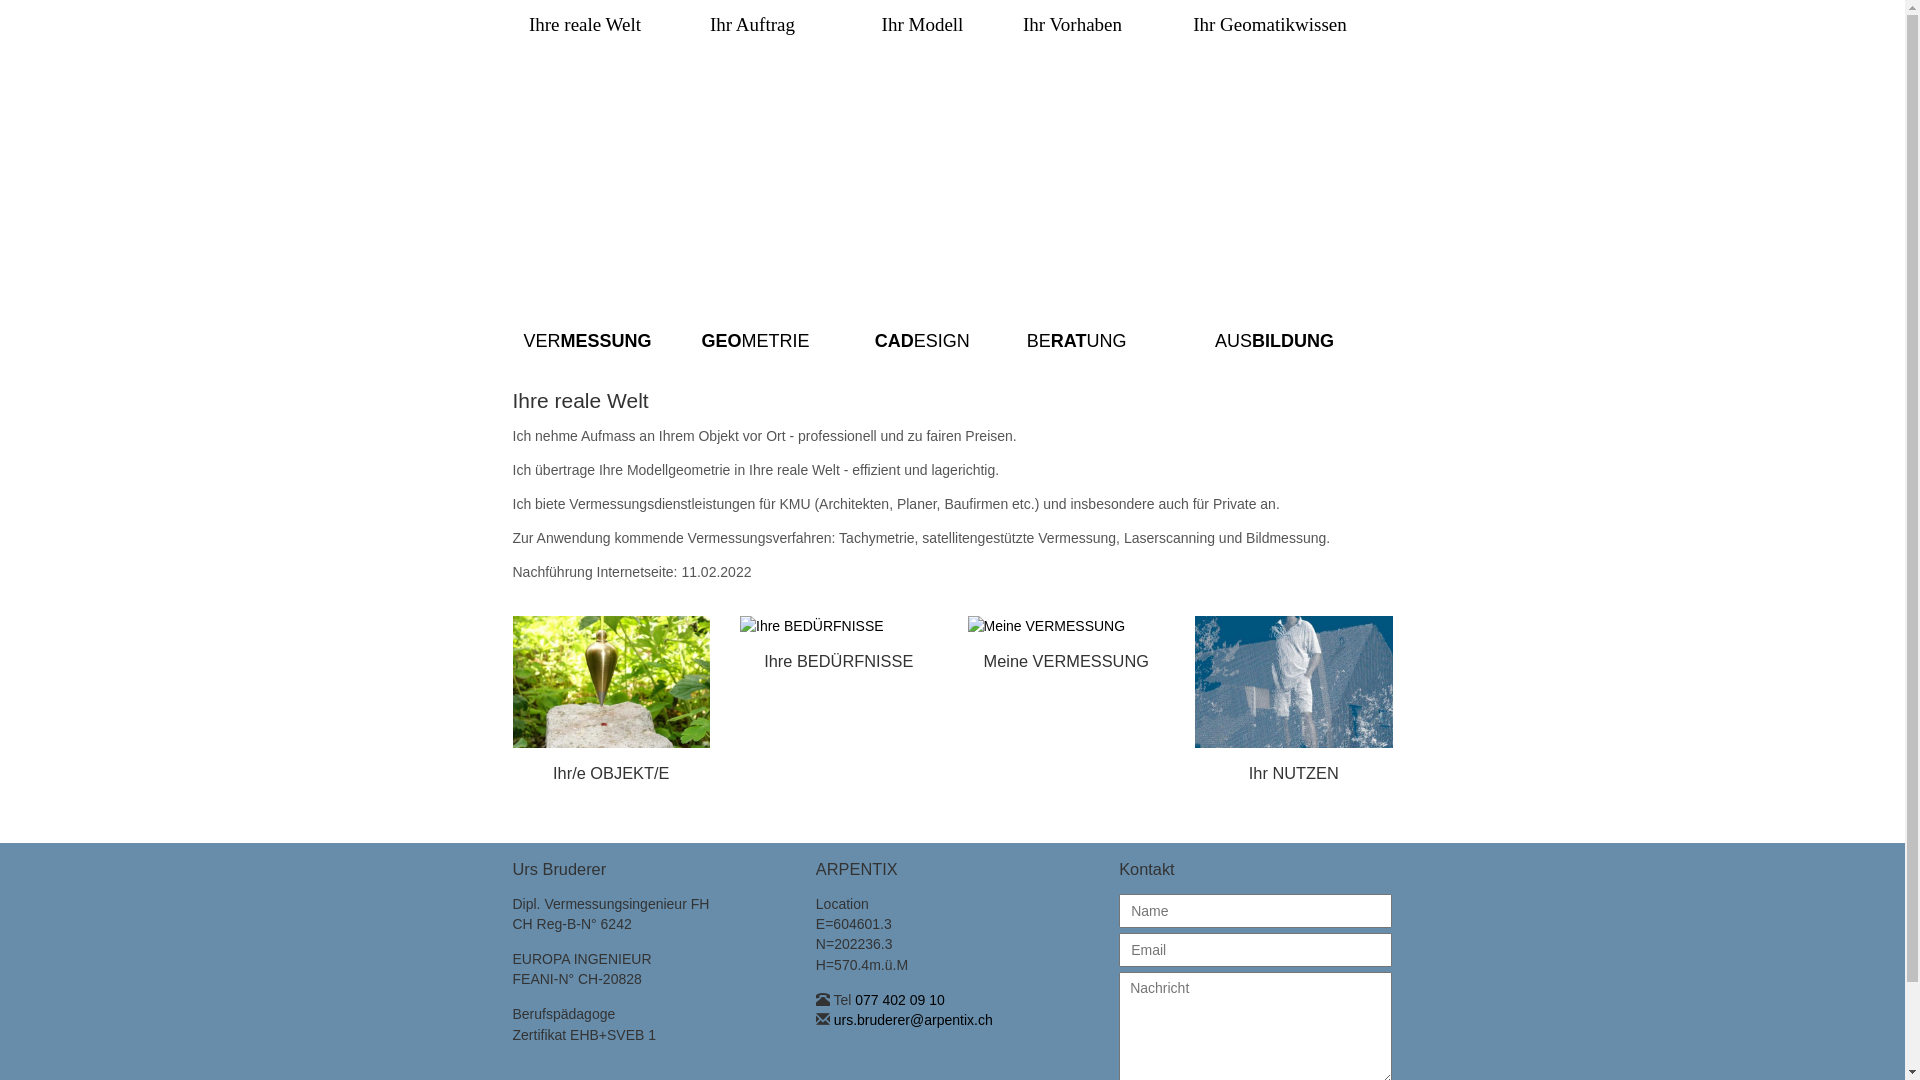  What do you see at coordinates (1072, 24) in the screenshot?
I see `'Ihr Vorhaben'` at bounding box center [1072, 24].